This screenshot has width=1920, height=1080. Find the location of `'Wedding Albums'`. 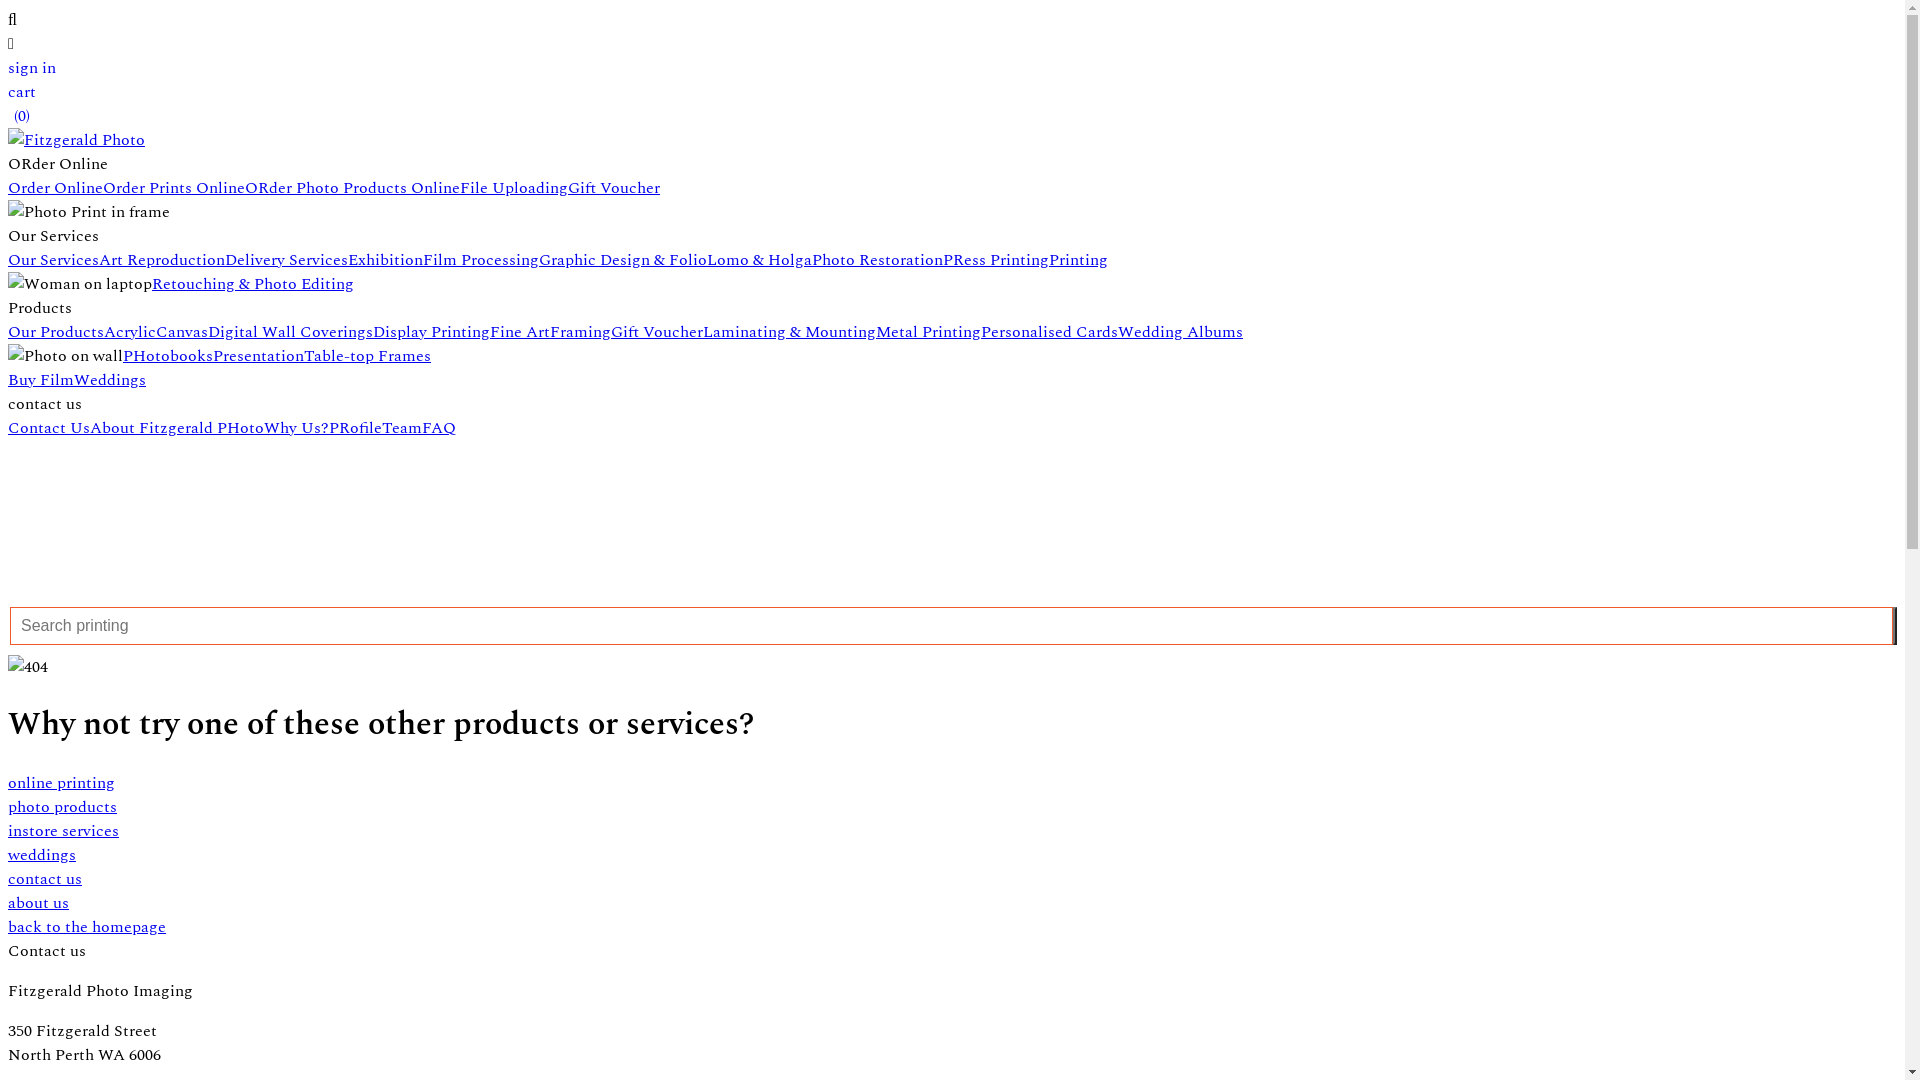

'Wedding Albums' is located at coordinates (1180, 330).